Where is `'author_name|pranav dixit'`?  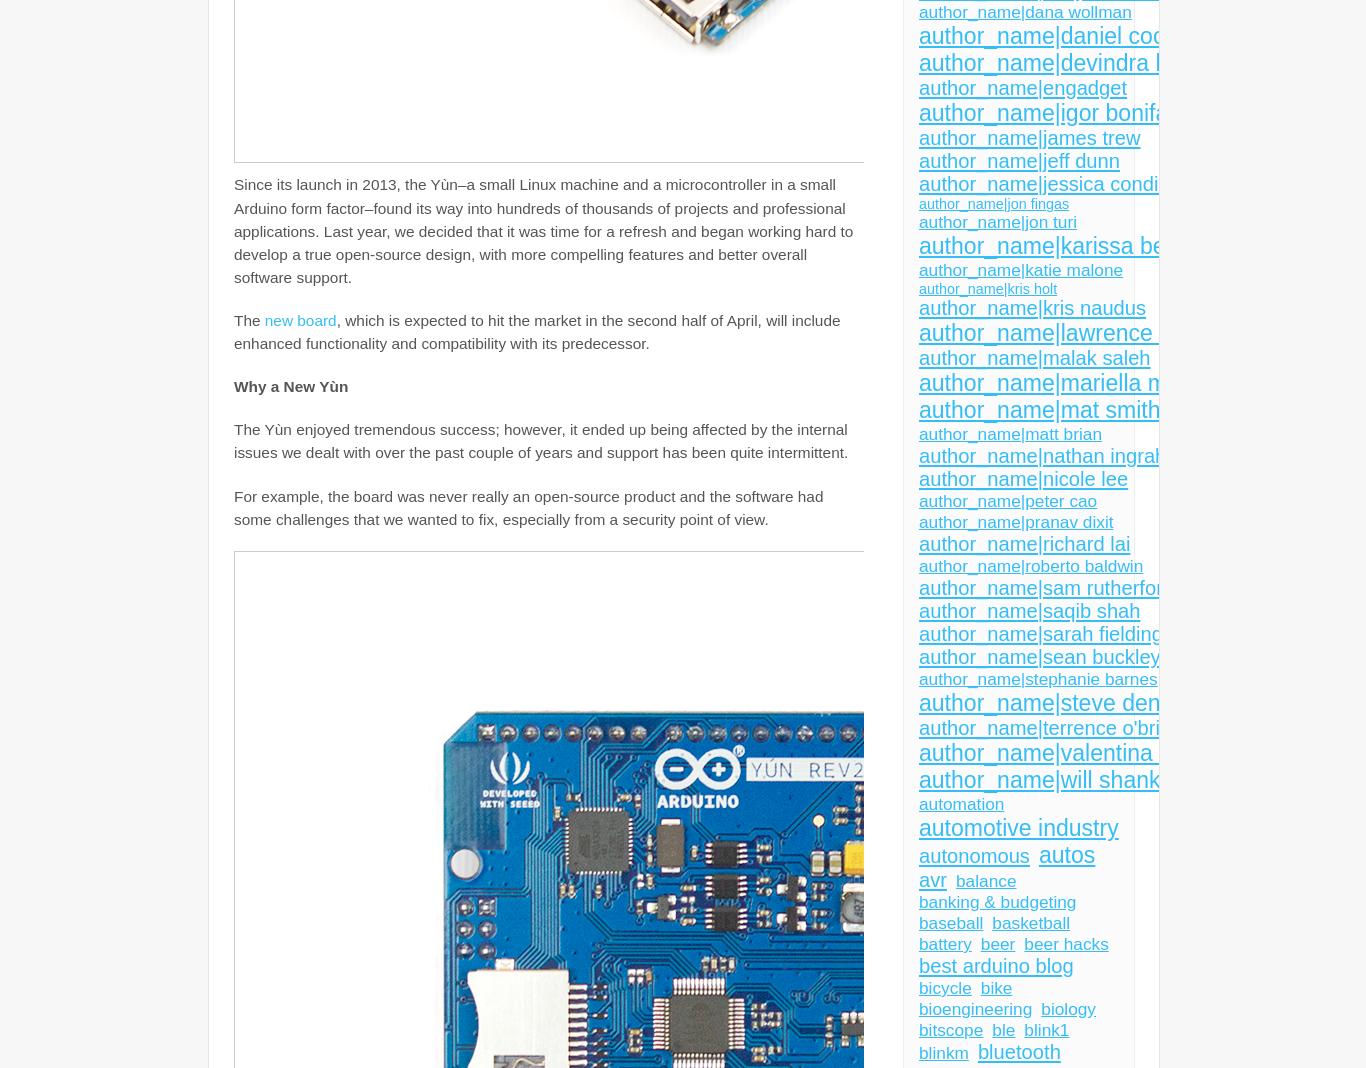
'author_name|pranav dixit' is located at coordinates (1016, 522).